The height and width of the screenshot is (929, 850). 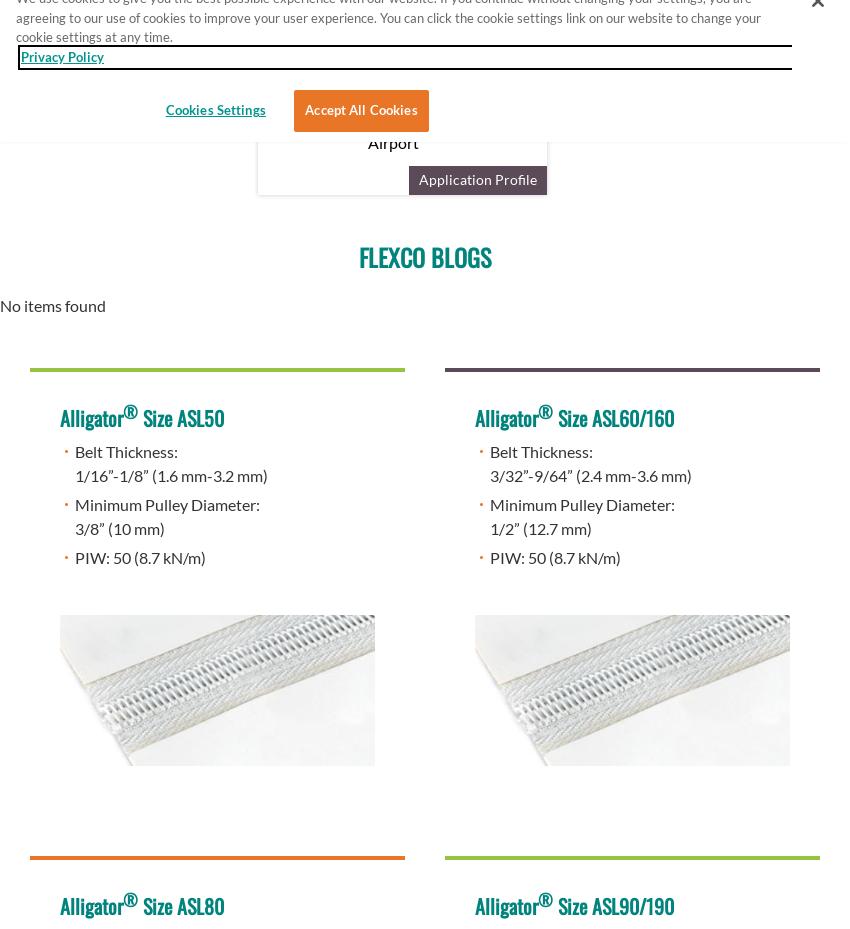 What do you see at coordinates (612, 905) in the screenshot?
I see `'Size ASL90/190'` at bounding box center [612, 905].